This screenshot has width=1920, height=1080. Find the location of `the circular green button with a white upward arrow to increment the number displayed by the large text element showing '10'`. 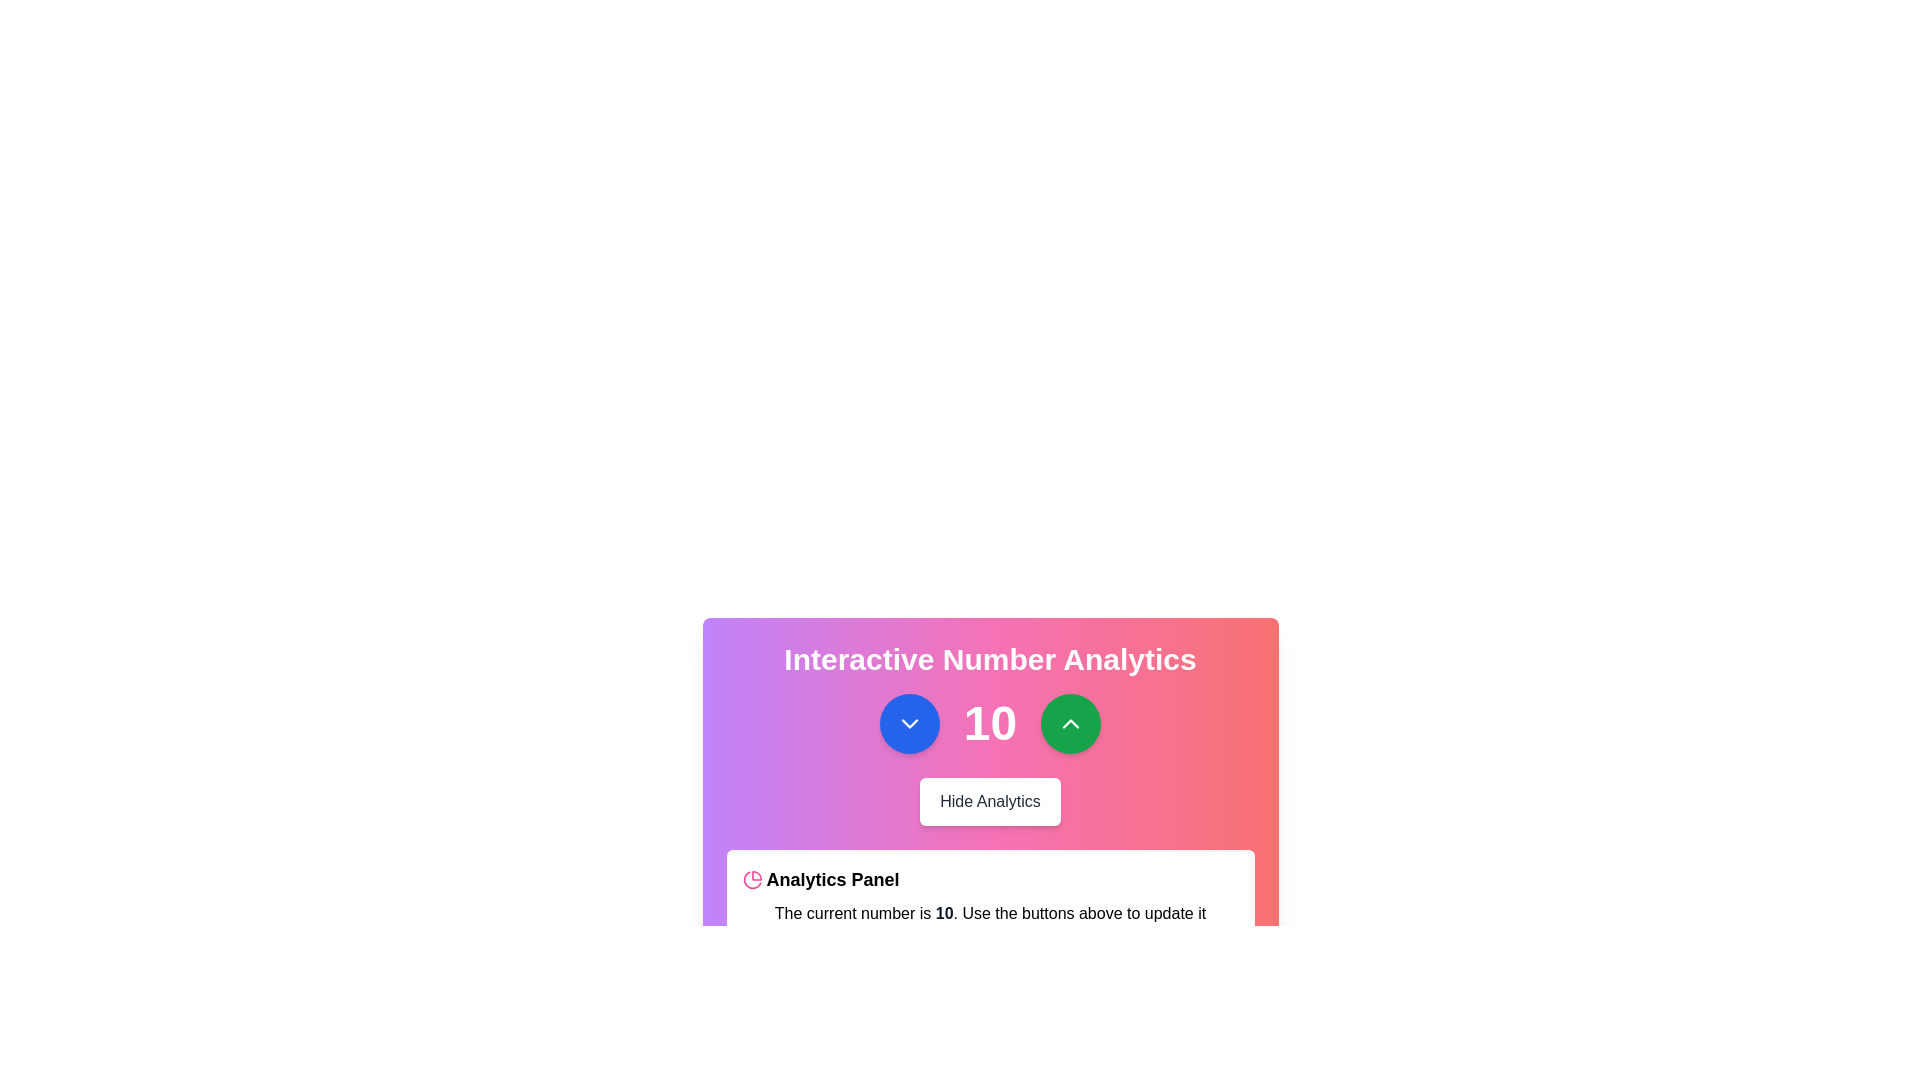

the circular green button with a white upward arrow to increment the number displayed by the large text element showing '10' is located at coordinates (1070, 724).